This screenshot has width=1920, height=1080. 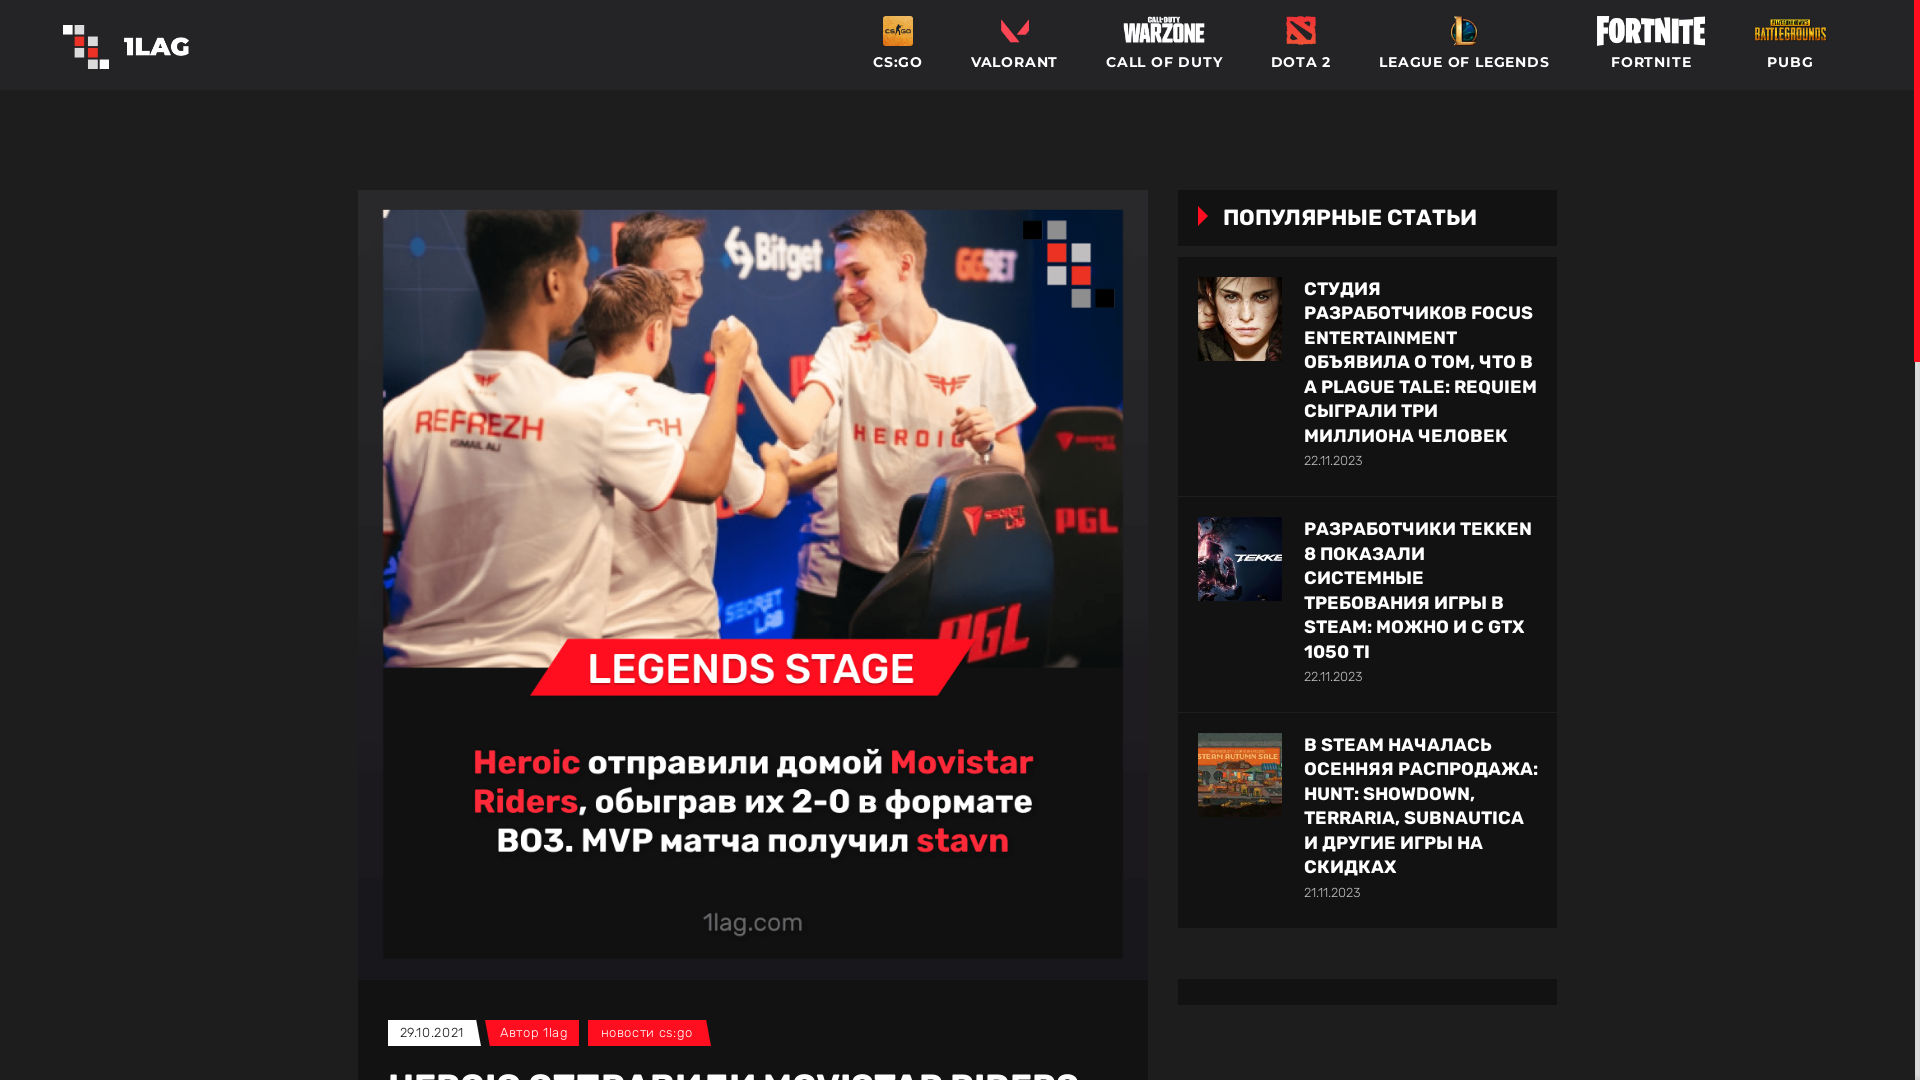 I want to click on 'PUBG', so click(x=1731, y=45).